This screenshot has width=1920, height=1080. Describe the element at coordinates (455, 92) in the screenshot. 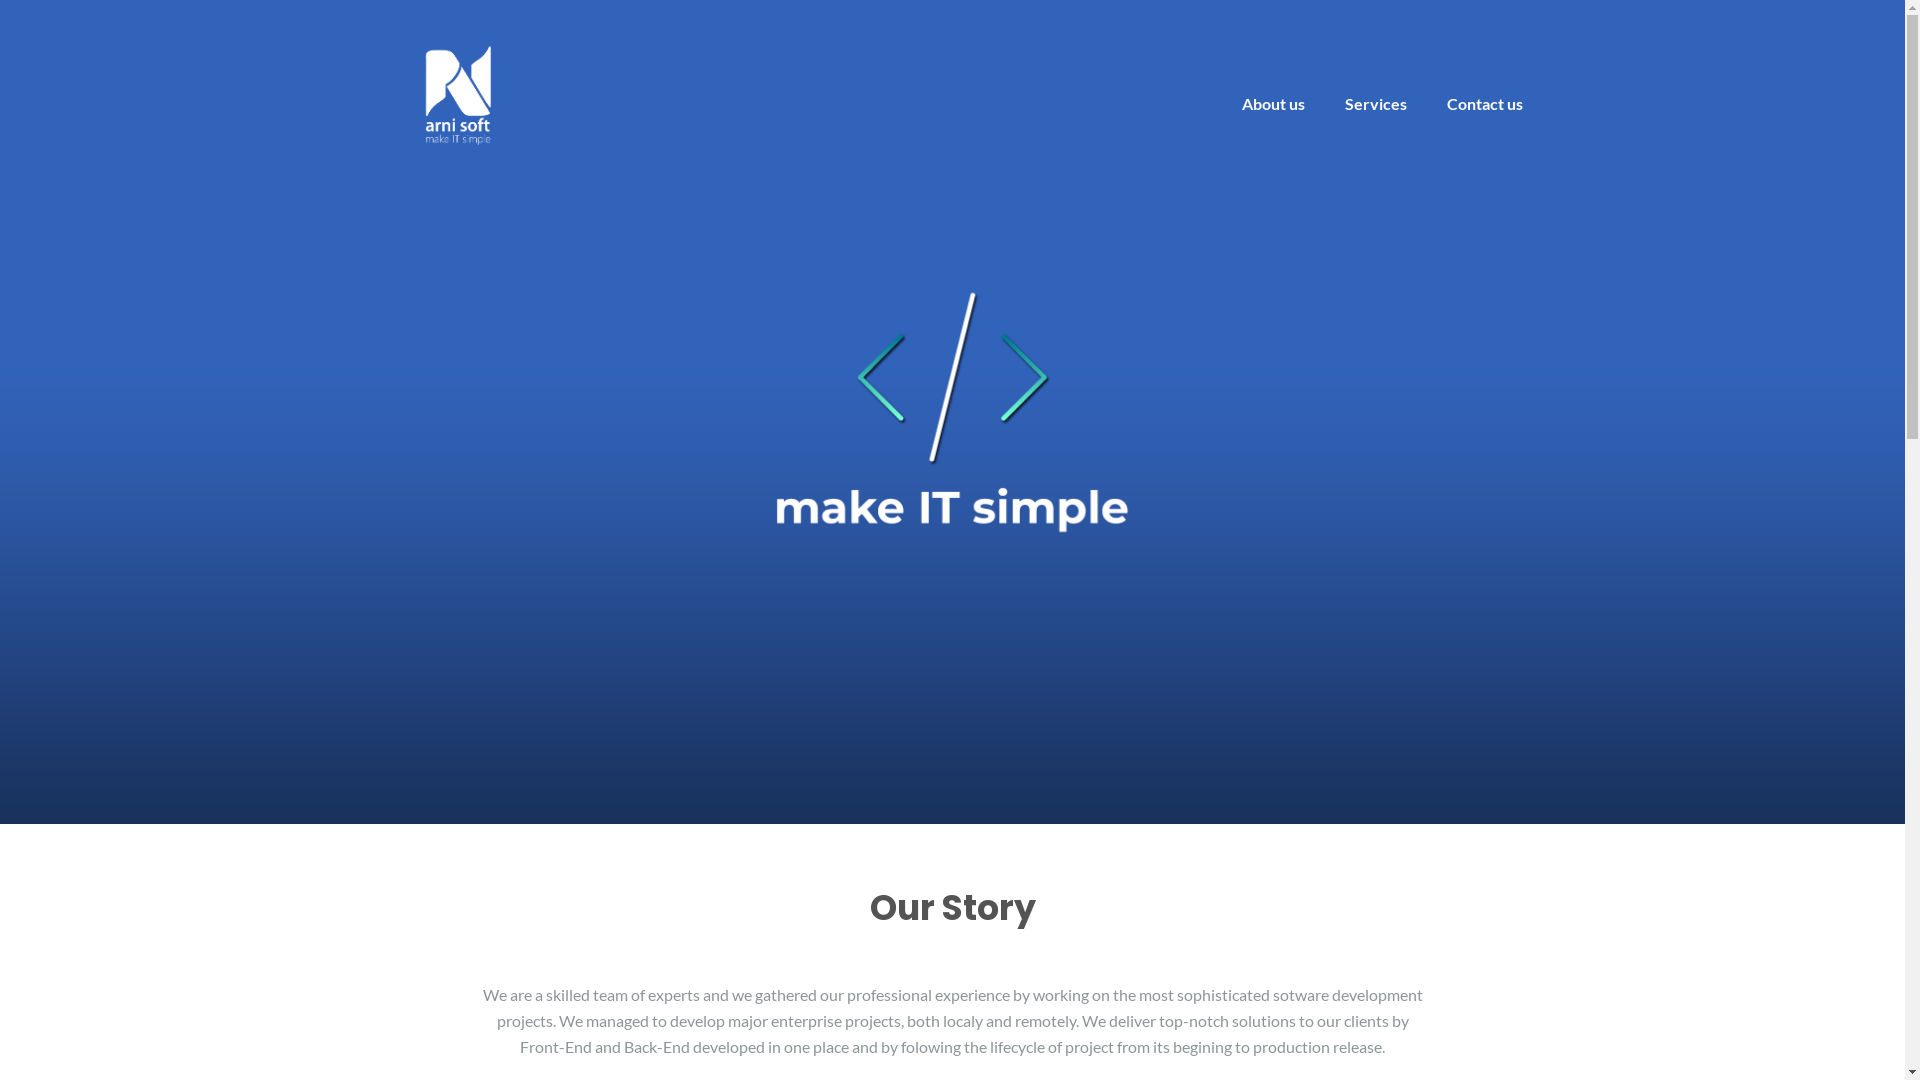

I see `'arni soft'` at that location.